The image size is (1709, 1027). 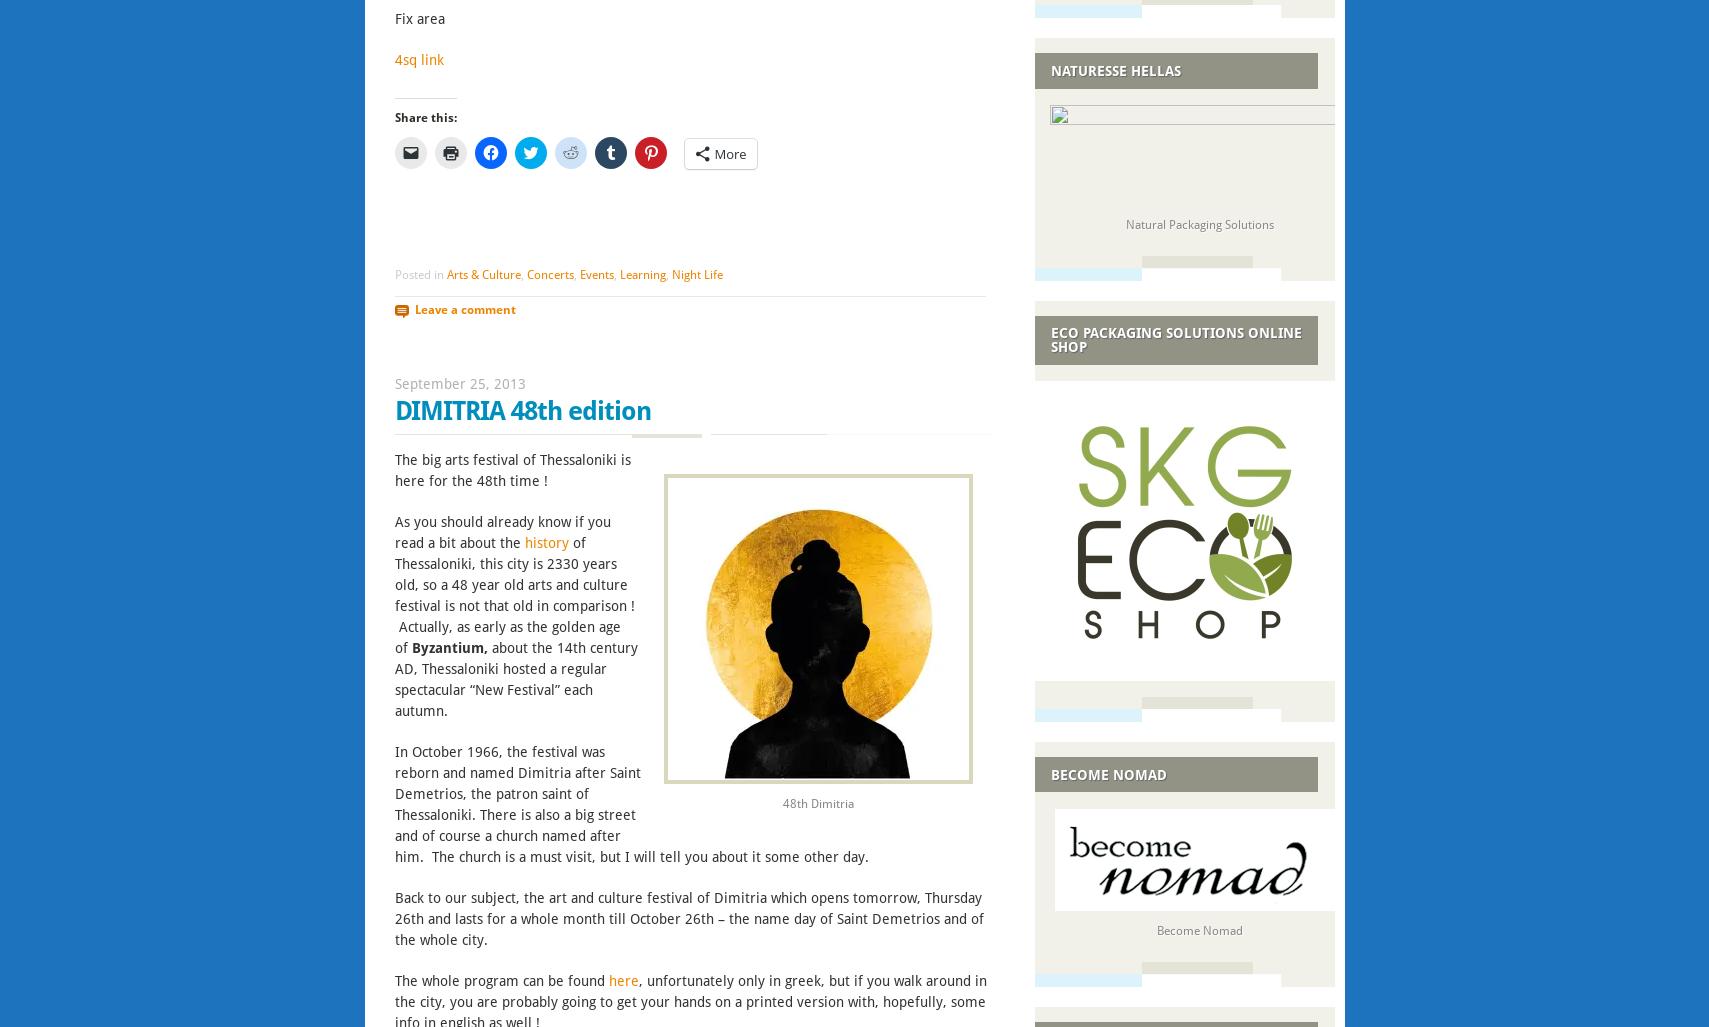 I want to click on 'Learning', so click(x=641, y=275).